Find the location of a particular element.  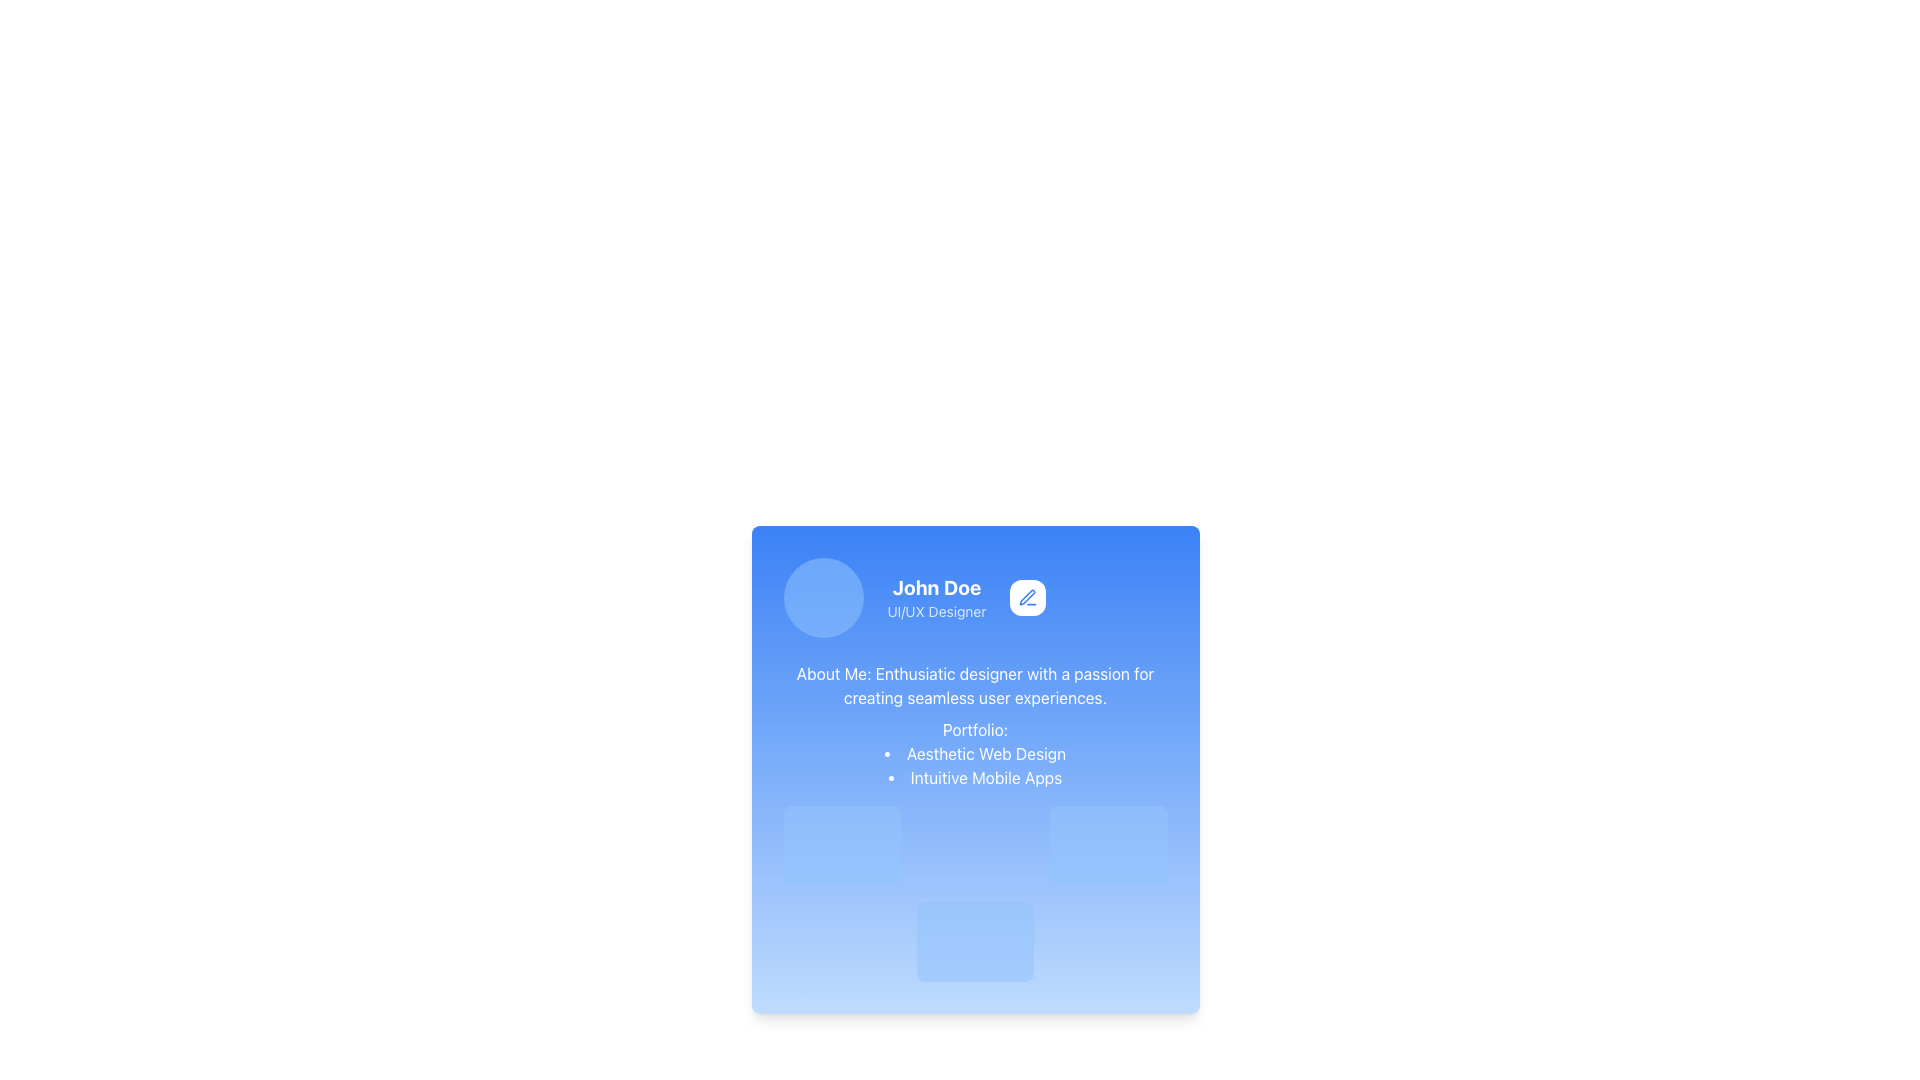

the Text Block element displaying the name 'John Doe' and the title 'UI/UX Designer' on a blue background, positioned between a circular image and a pen icon is located at coordinates (935, 596).